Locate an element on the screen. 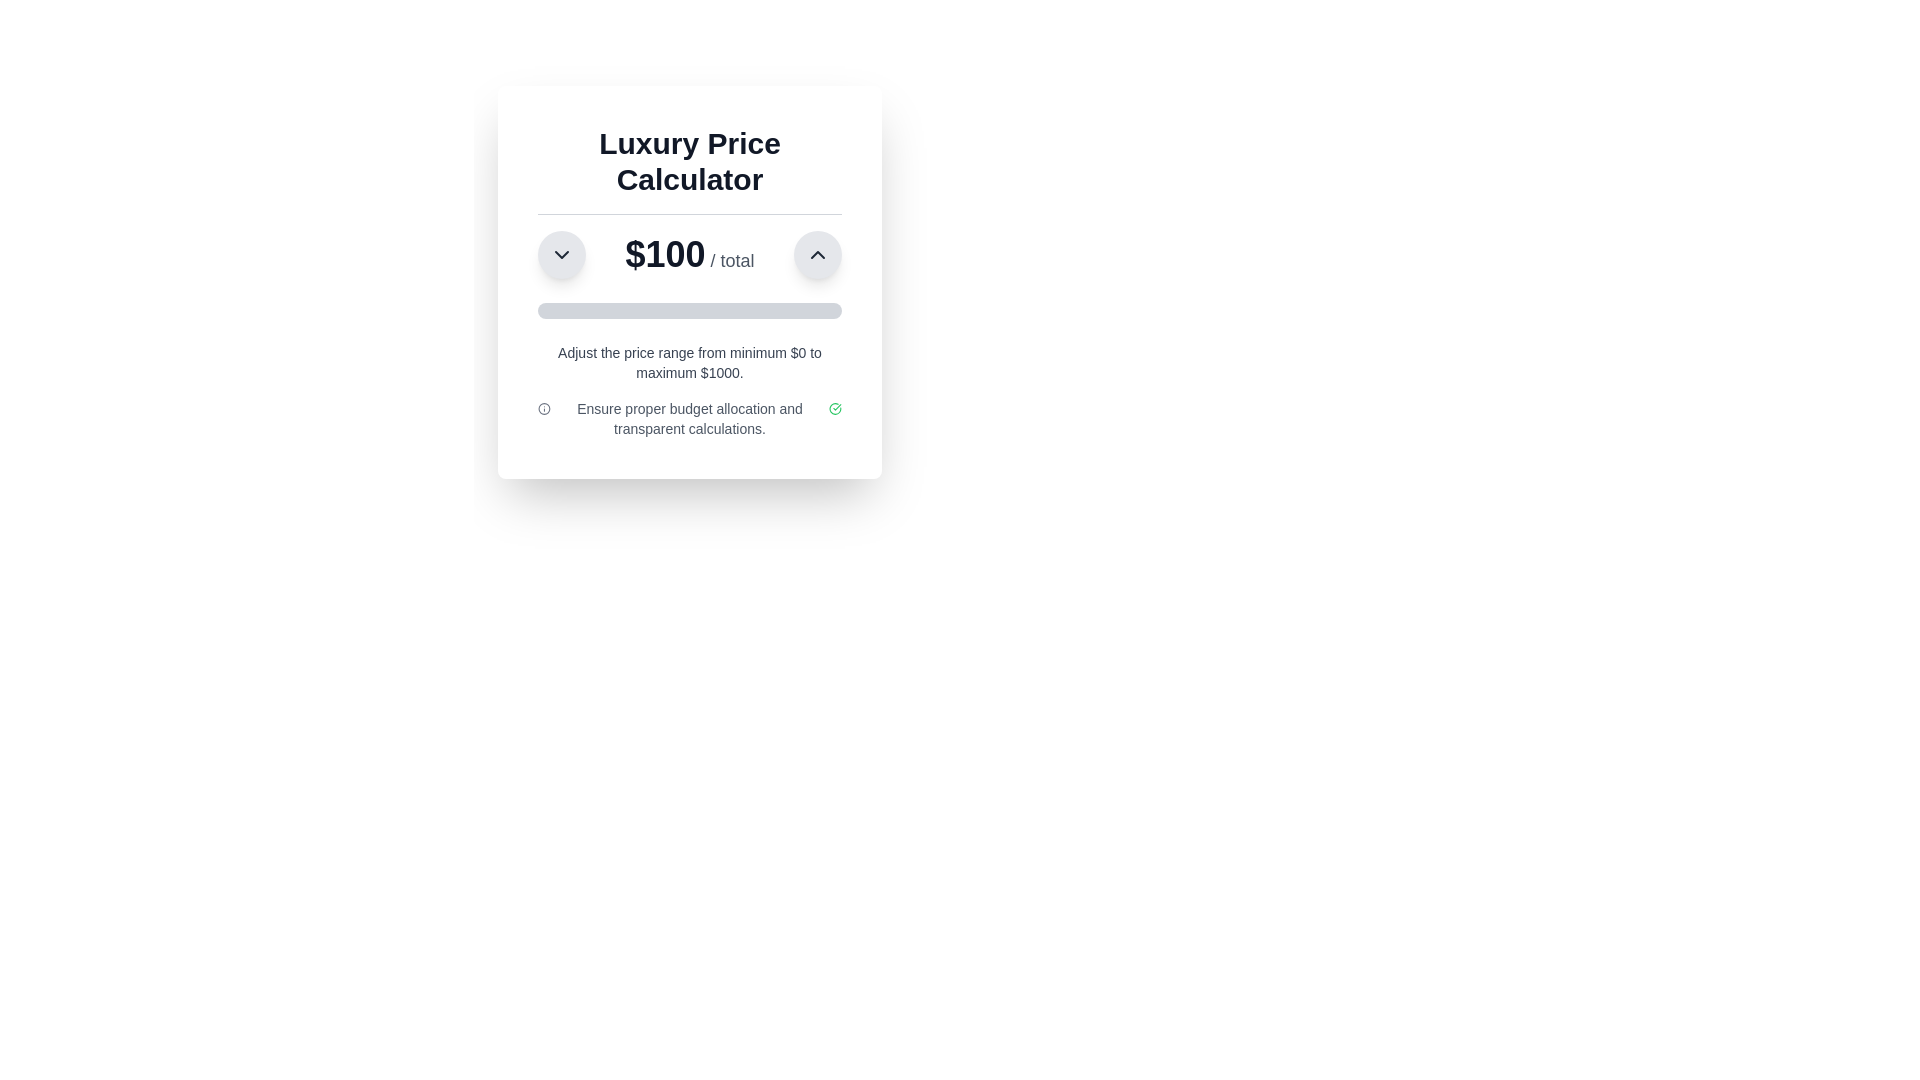  the small upward chevron icon, which is centered within the circular button located near the upper-right corner of the button beside the monetary value text is located at coordinates (817, 253).